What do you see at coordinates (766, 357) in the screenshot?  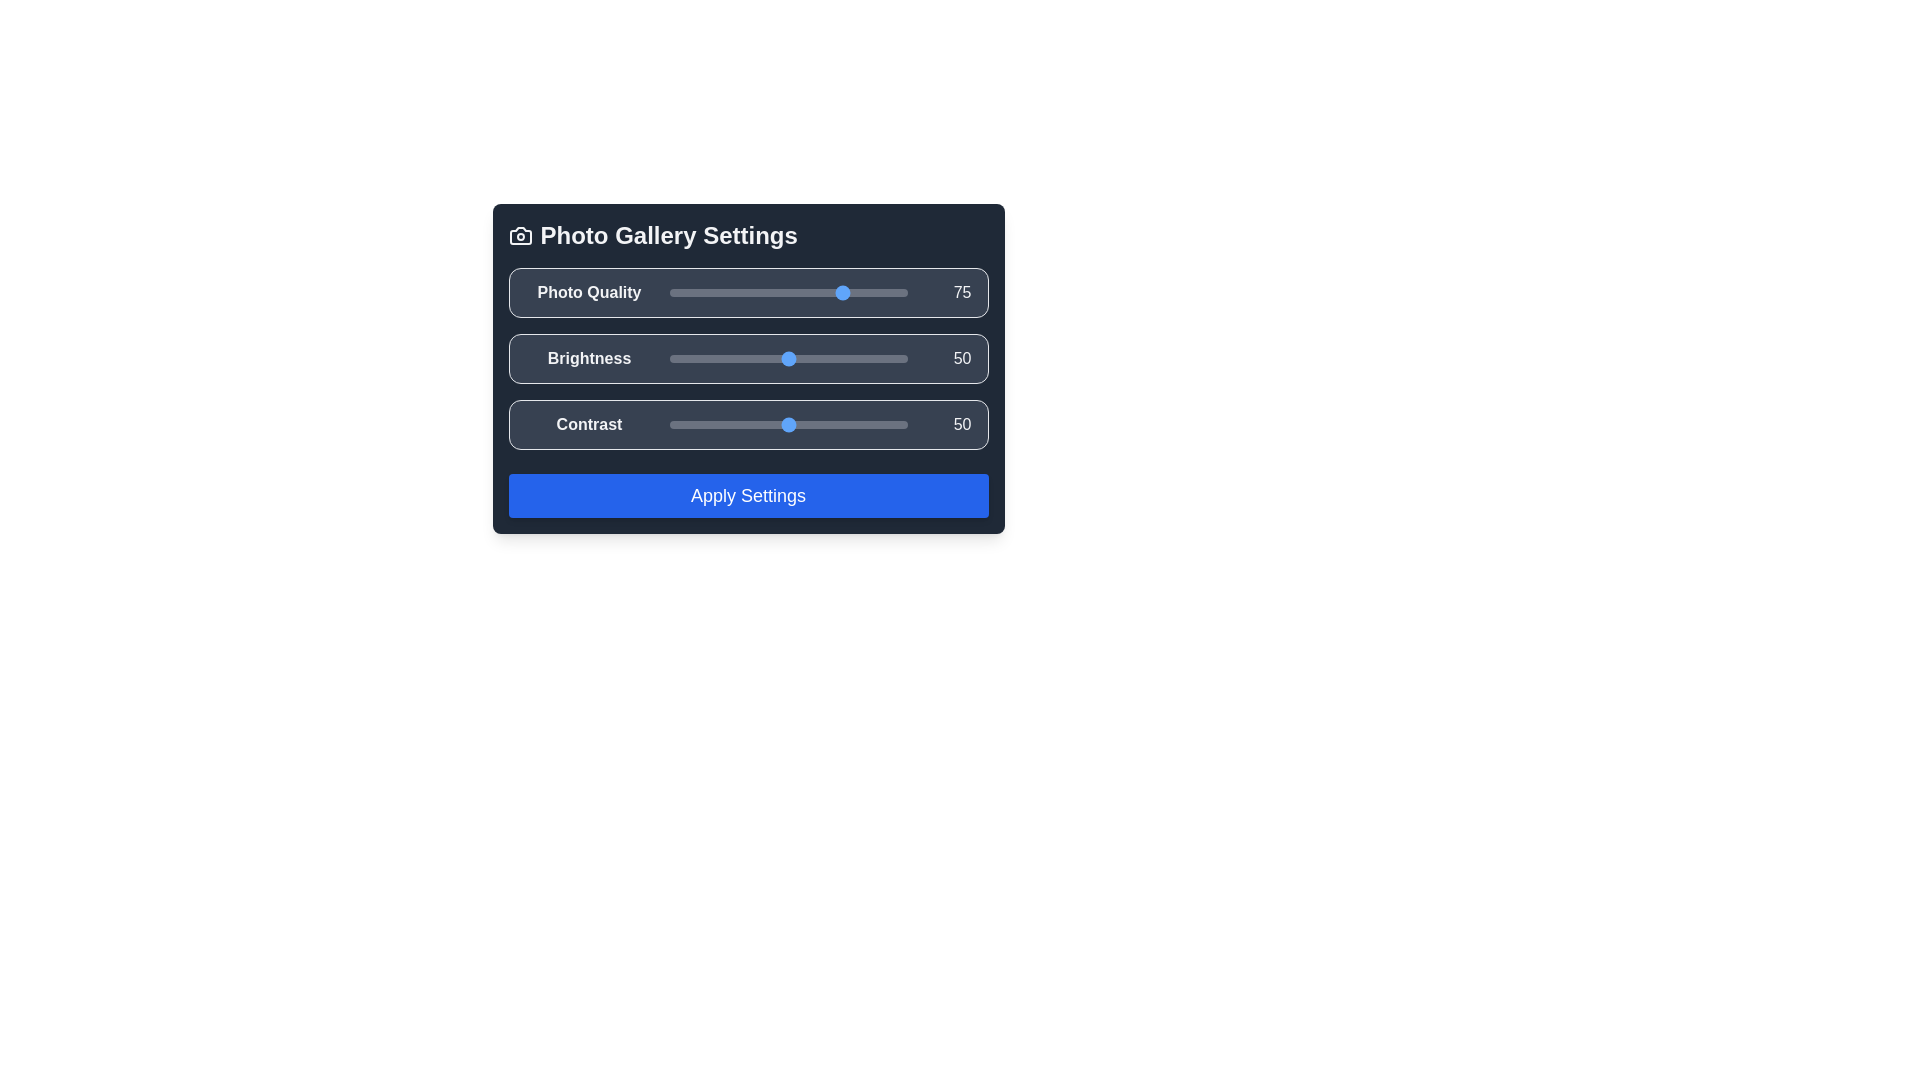 I see `brightness` at bounding box center [766, 357].